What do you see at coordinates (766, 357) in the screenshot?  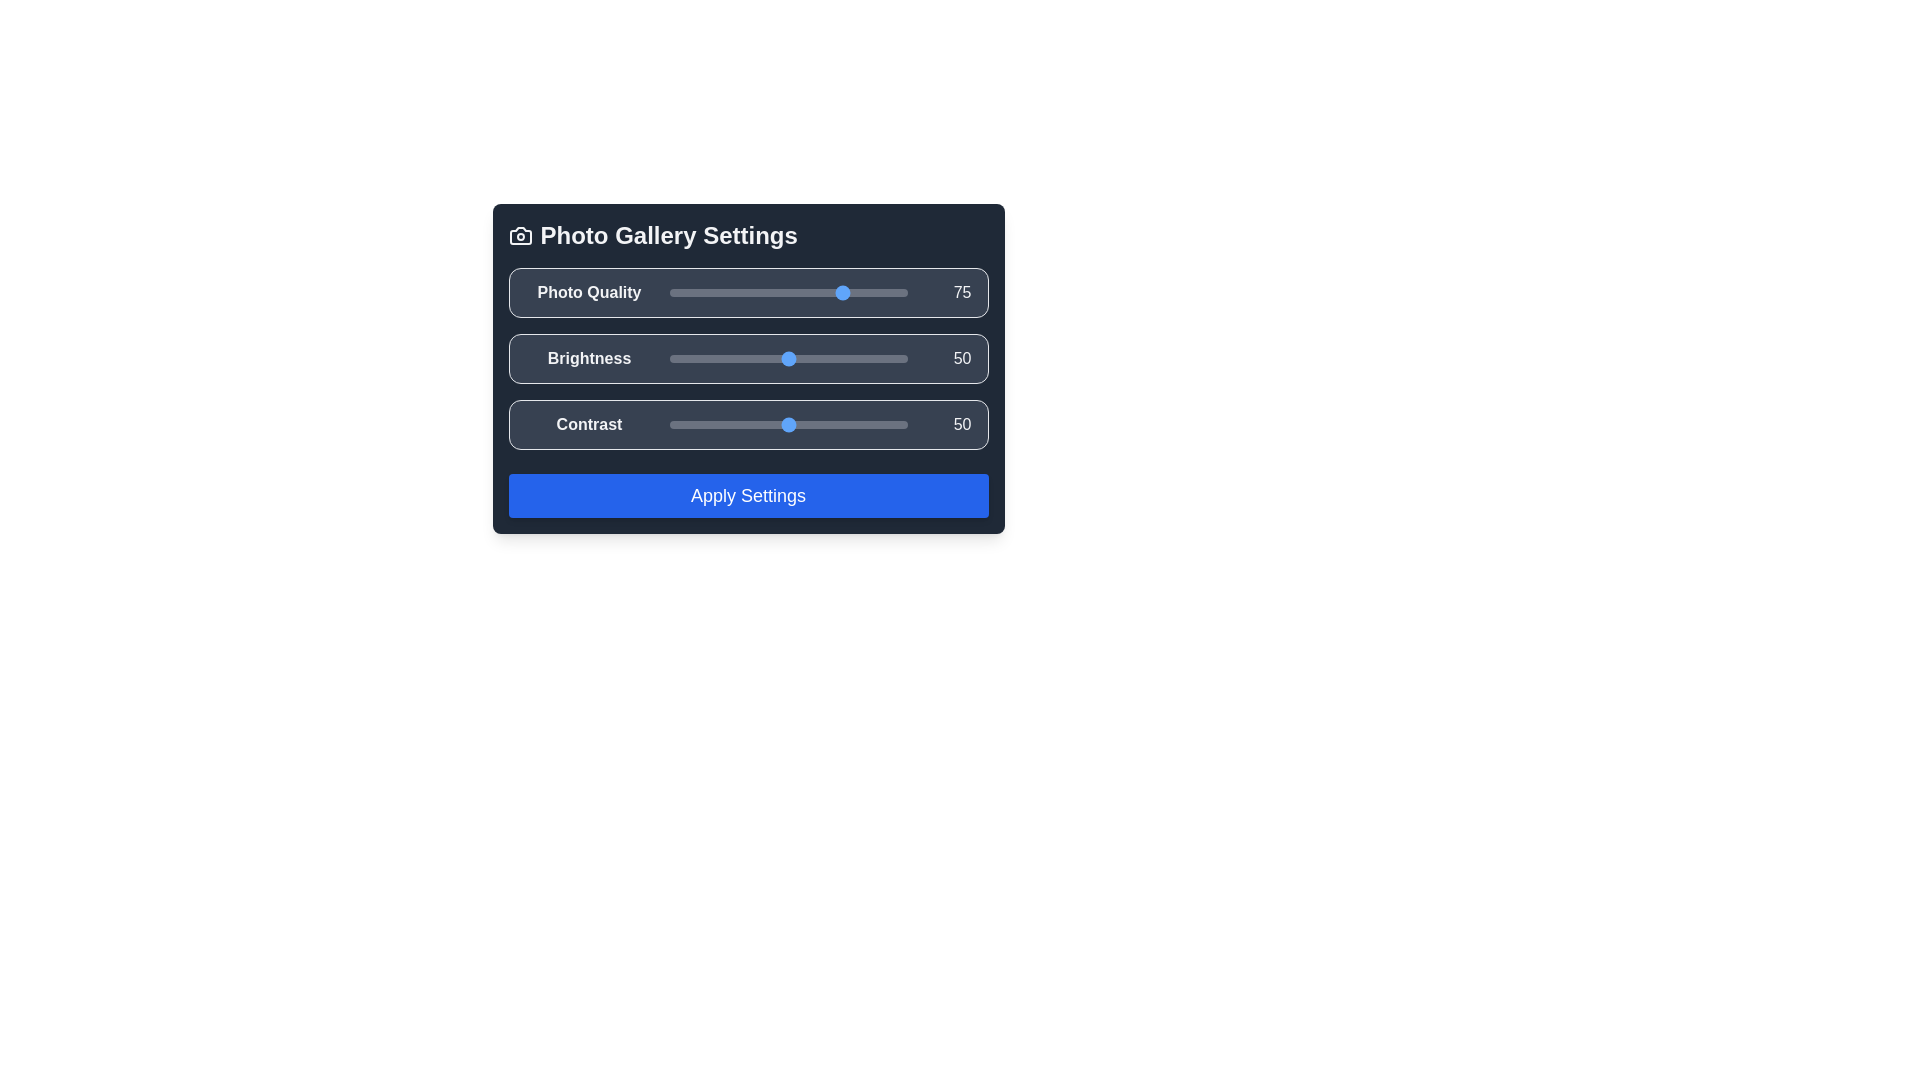 I see `brightness` at bounding box center [766, 357].